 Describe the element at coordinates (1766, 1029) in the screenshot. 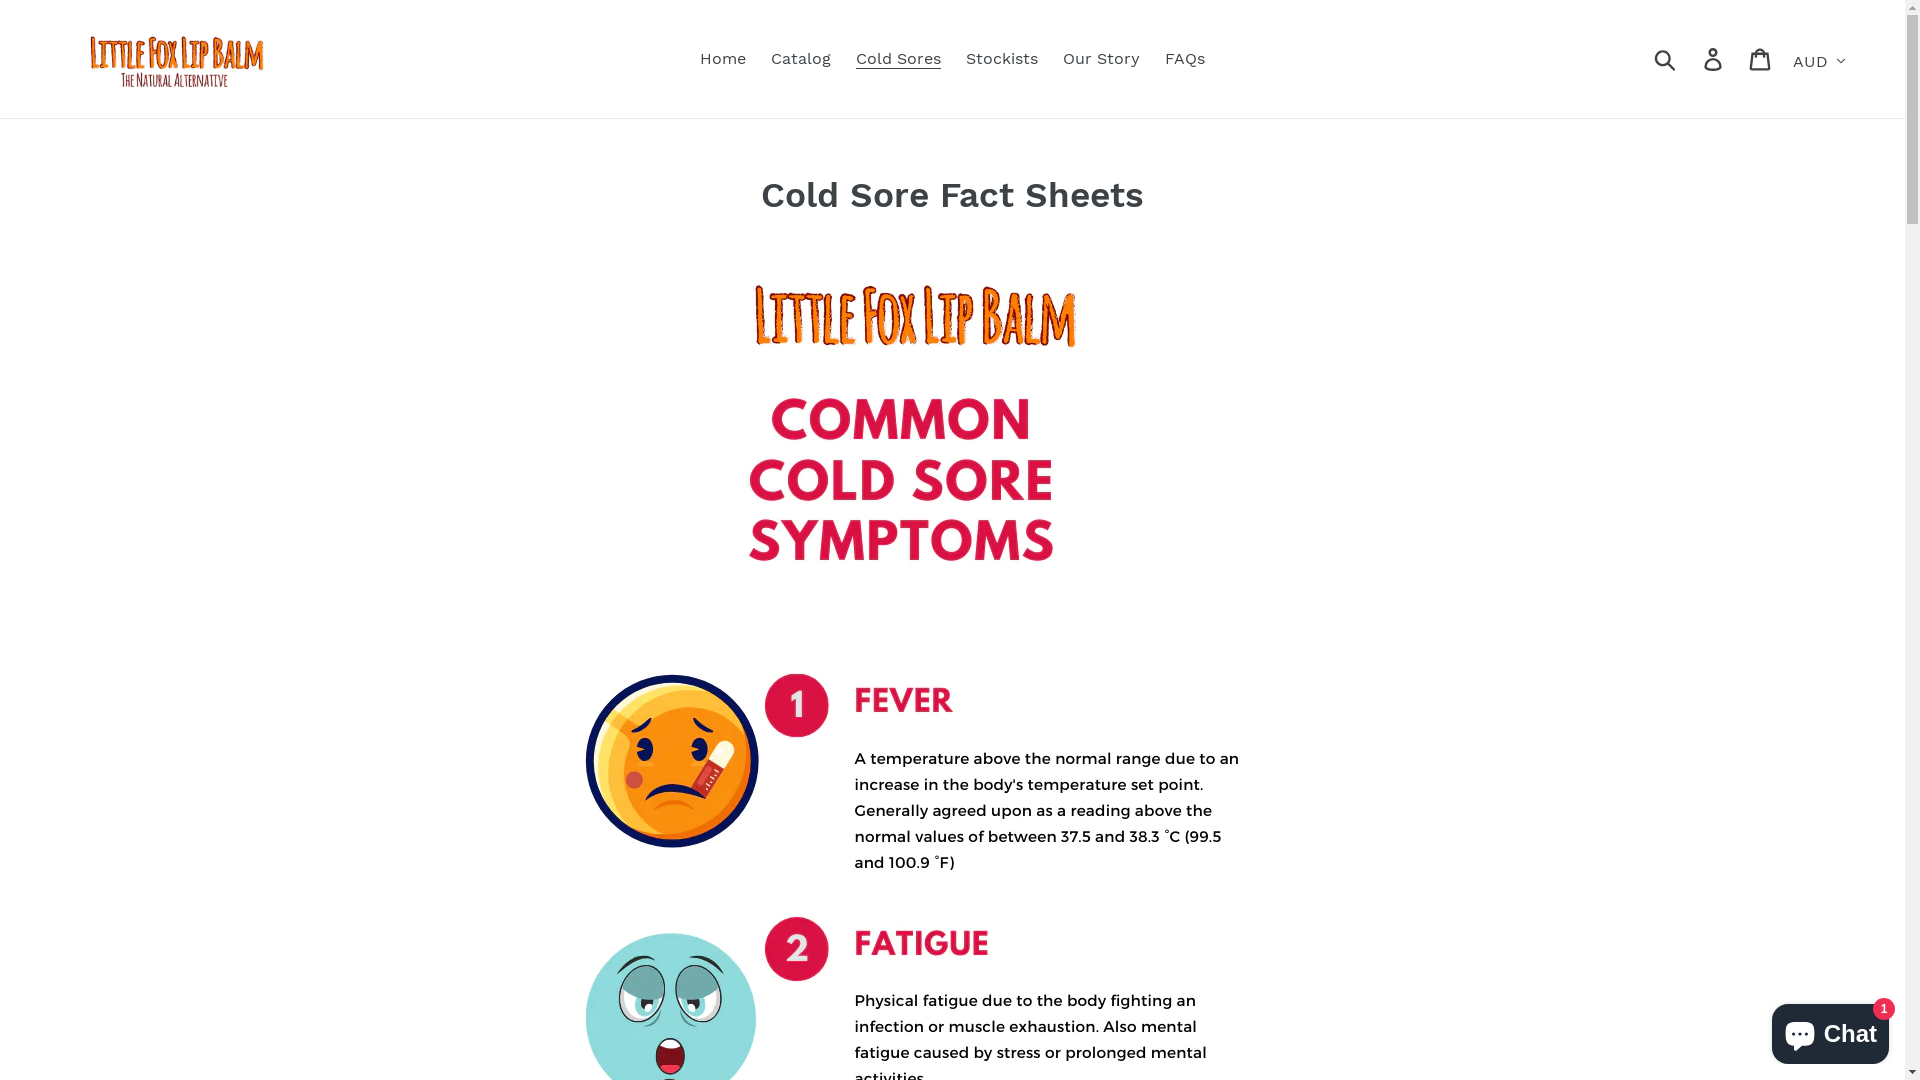

I see `'Shopify online store chat'` at that location.